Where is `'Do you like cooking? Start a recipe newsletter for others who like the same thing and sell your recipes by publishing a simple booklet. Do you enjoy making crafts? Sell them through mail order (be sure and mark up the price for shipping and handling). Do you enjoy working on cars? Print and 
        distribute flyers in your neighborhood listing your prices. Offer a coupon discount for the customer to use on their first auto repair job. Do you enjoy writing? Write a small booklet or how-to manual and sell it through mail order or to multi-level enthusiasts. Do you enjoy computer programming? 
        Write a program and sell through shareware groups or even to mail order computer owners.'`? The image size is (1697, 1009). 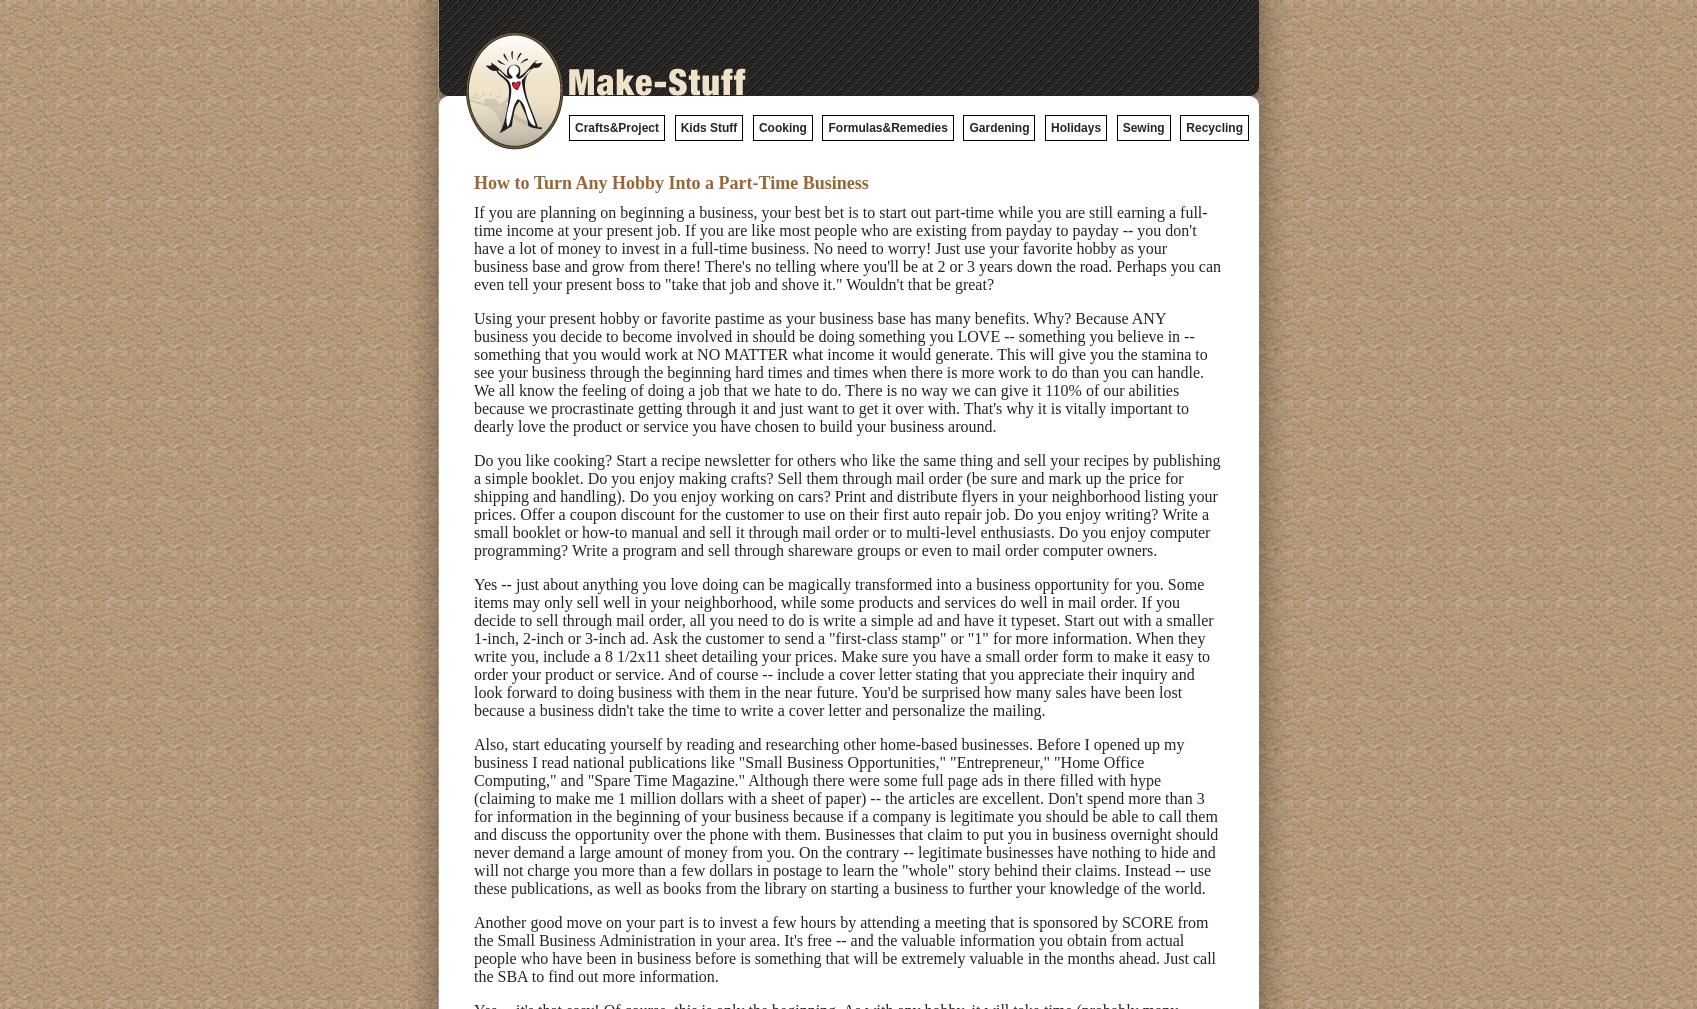 'Do you like cooking? Start a recipe newsletter for others who like the same thing and sell your recipes by publishing a simple booklet. Do you enjoy making crafts? Sell them through mail order (be sure and mark up the price for shipping and handling). Do you enjoy working on cars? Print and 
        distribute flyers in your neighborhood listing your prices. Offer a coupon discount for the customer to use on their first auto repair job. Do you enjoy writing? Write a small booklet or how-to manual and sell it through mail order or to multi-level enthusiasts. Do you enjoy computer programming? 
        Write a program and sell through shareware groups or even to mail order computer owners.' is located at coordinates (846, 504).